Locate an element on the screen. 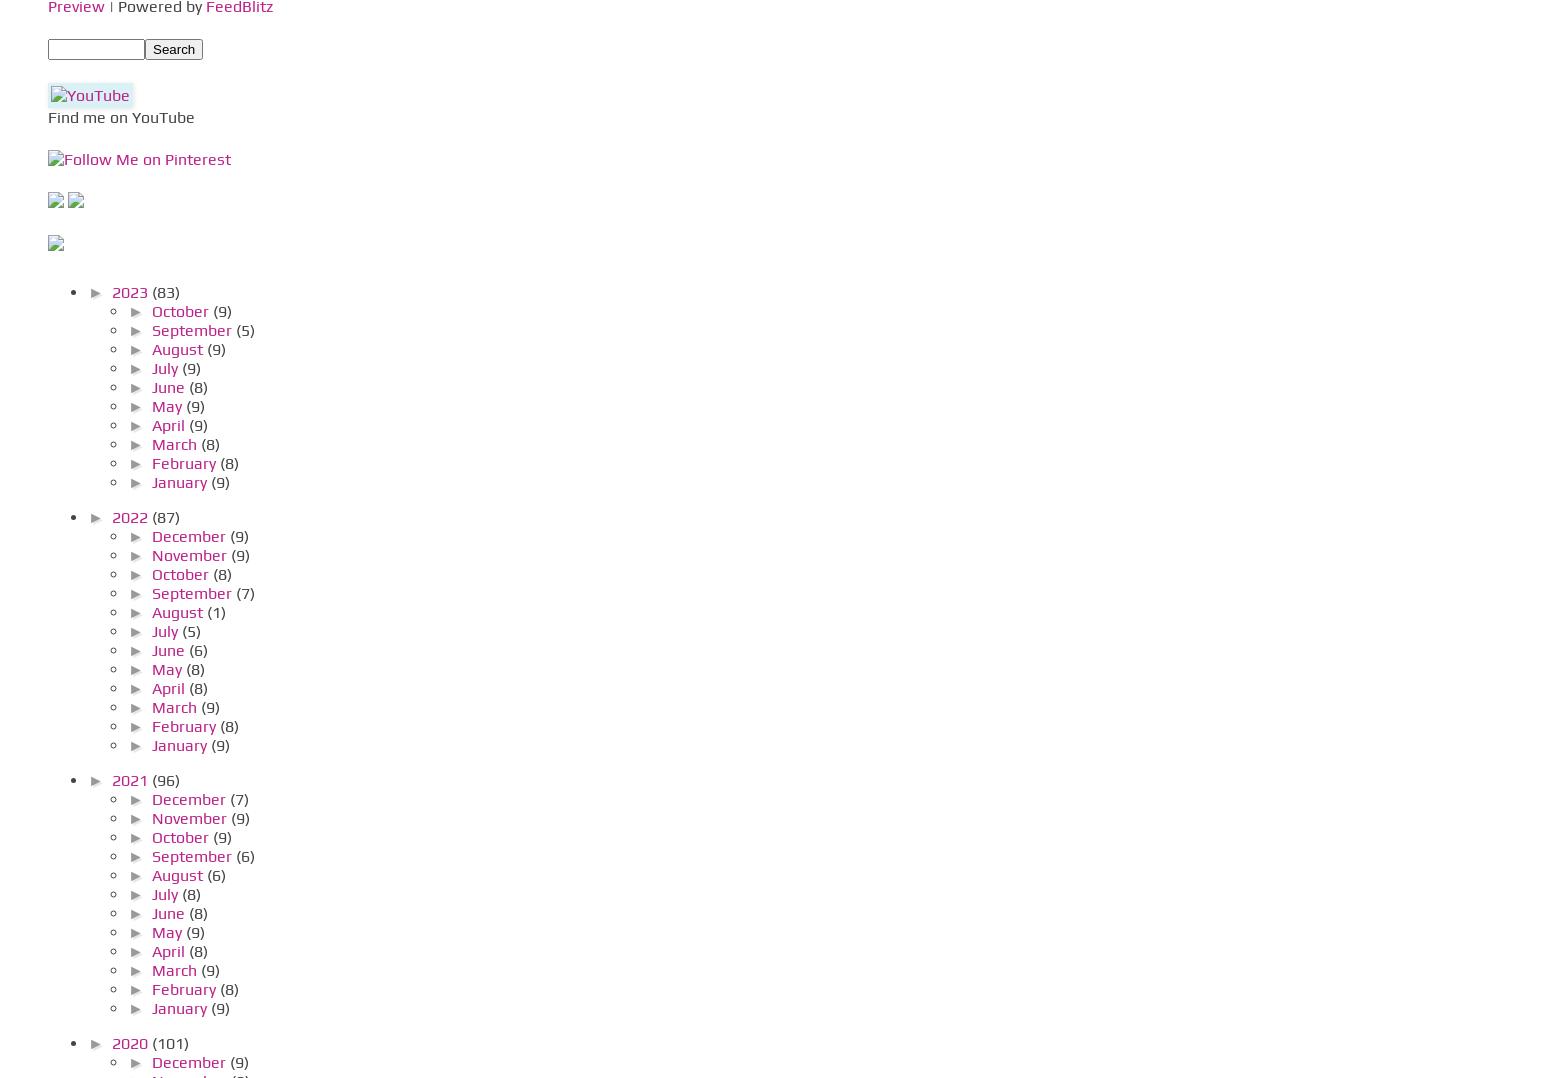 This screenshot has width=1558, height=1078. '2021' is located at coordinates (130, 778).